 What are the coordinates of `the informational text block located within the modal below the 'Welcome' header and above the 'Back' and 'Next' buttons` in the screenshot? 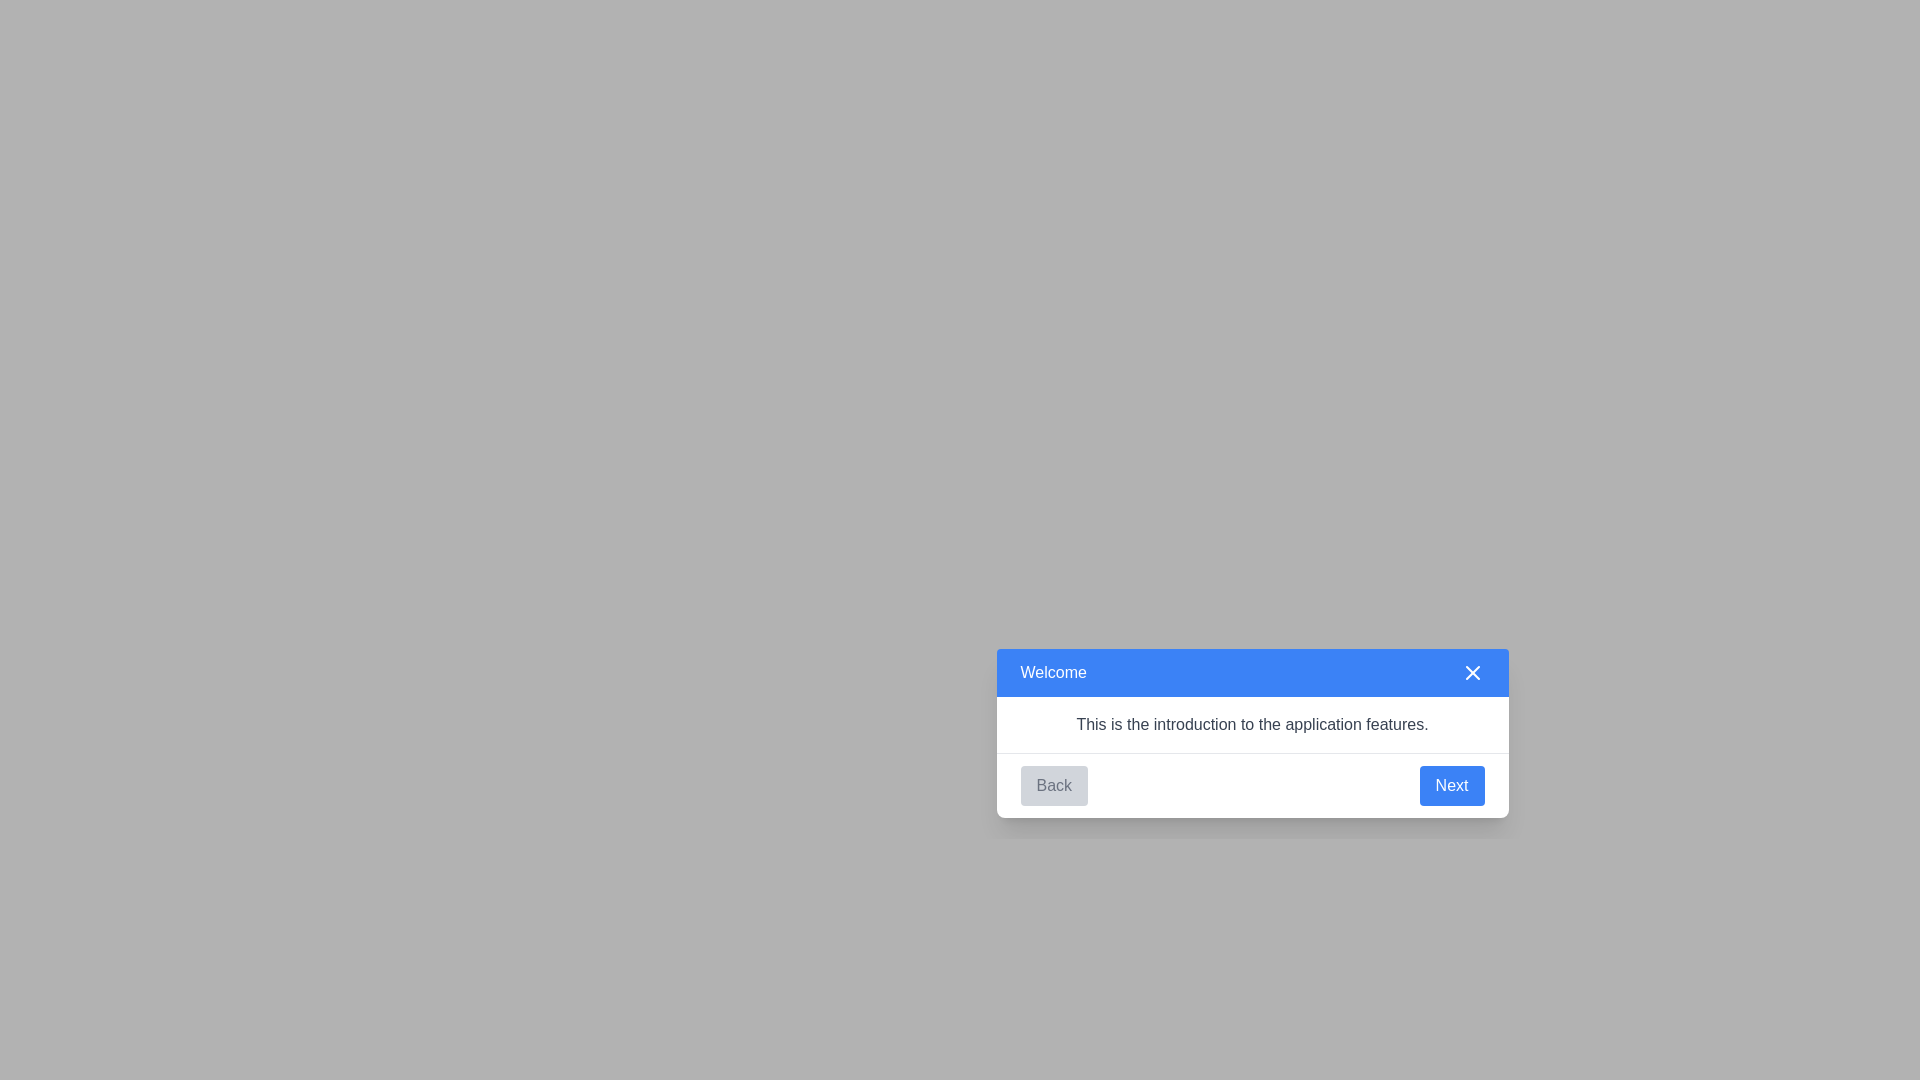 It's located at (1251, 724).